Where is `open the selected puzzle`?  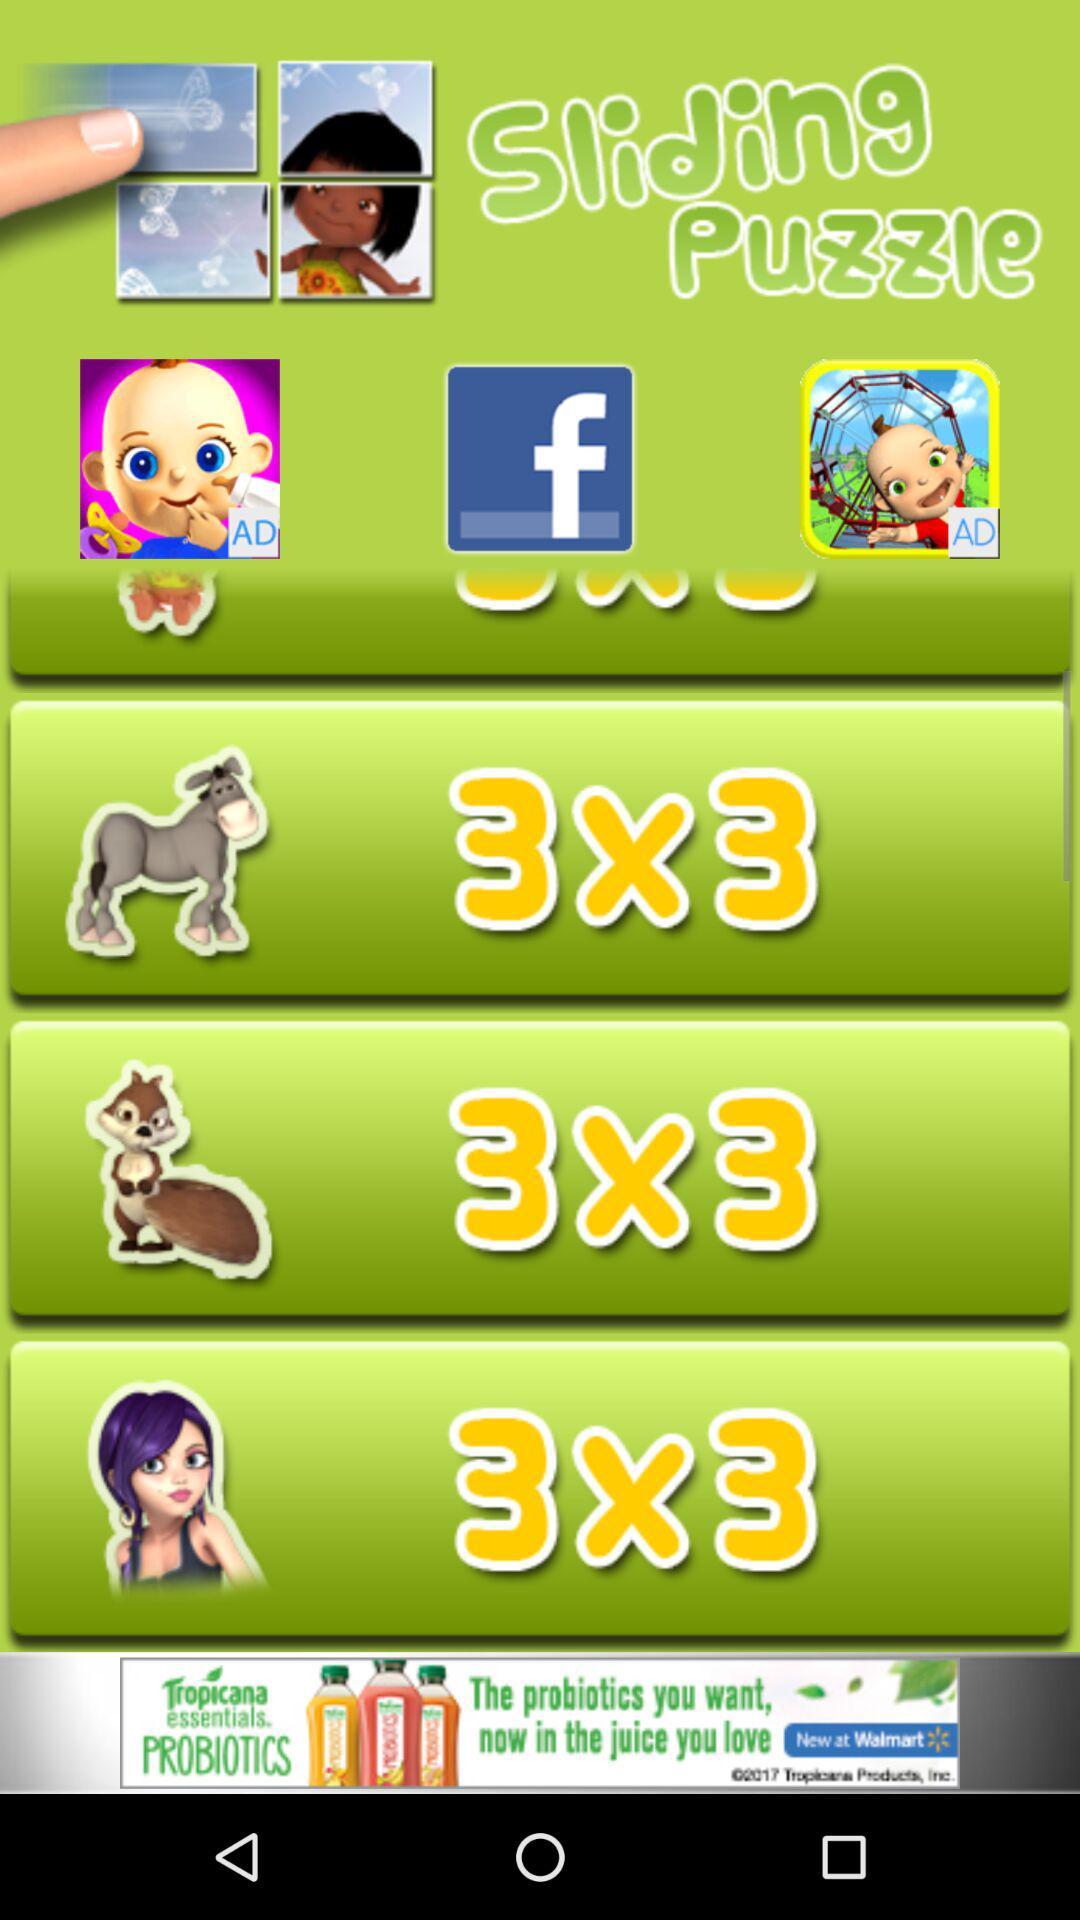
open the selected puzzle is located at coordinates (540, 628).